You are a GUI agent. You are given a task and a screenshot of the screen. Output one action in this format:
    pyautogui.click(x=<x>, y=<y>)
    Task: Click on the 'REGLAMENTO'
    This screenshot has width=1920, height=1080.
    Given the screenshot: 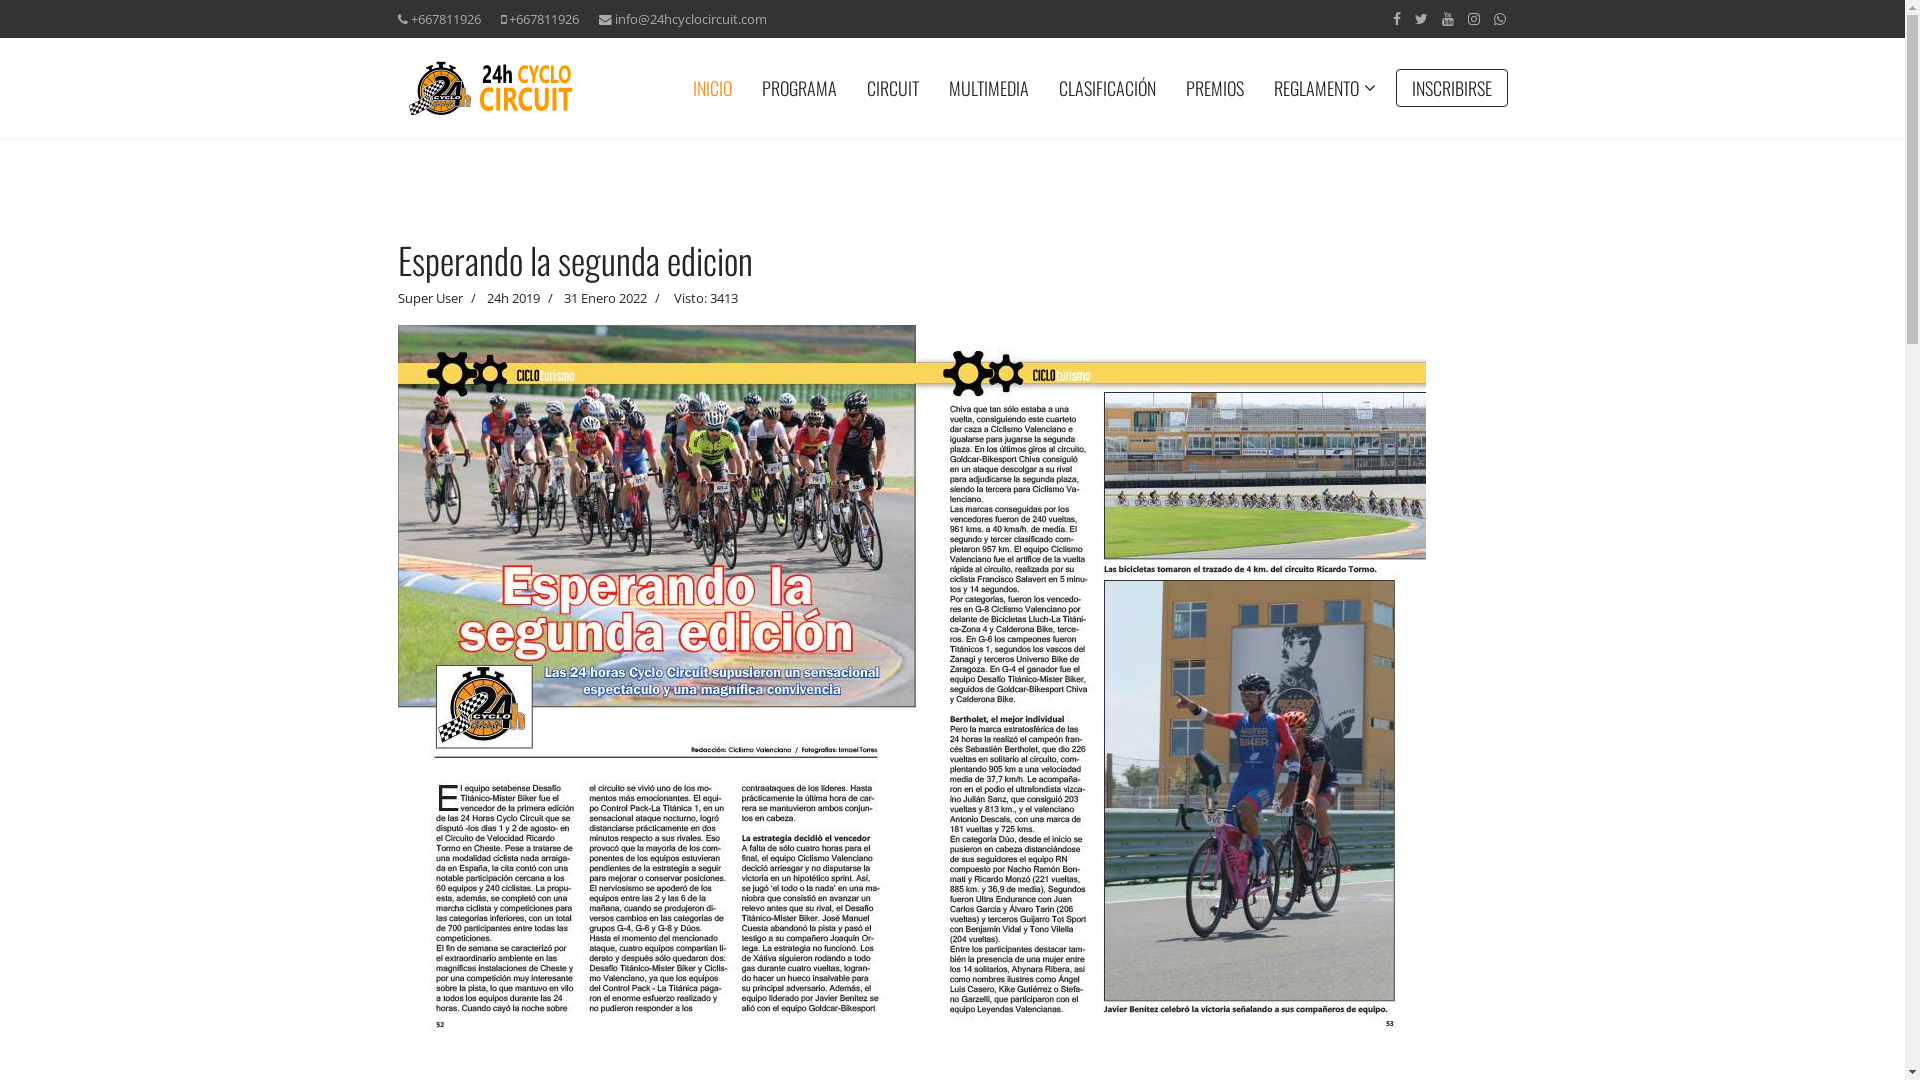 What is the action you would take?
    pyautogui.click(x=1315, y=87)
    